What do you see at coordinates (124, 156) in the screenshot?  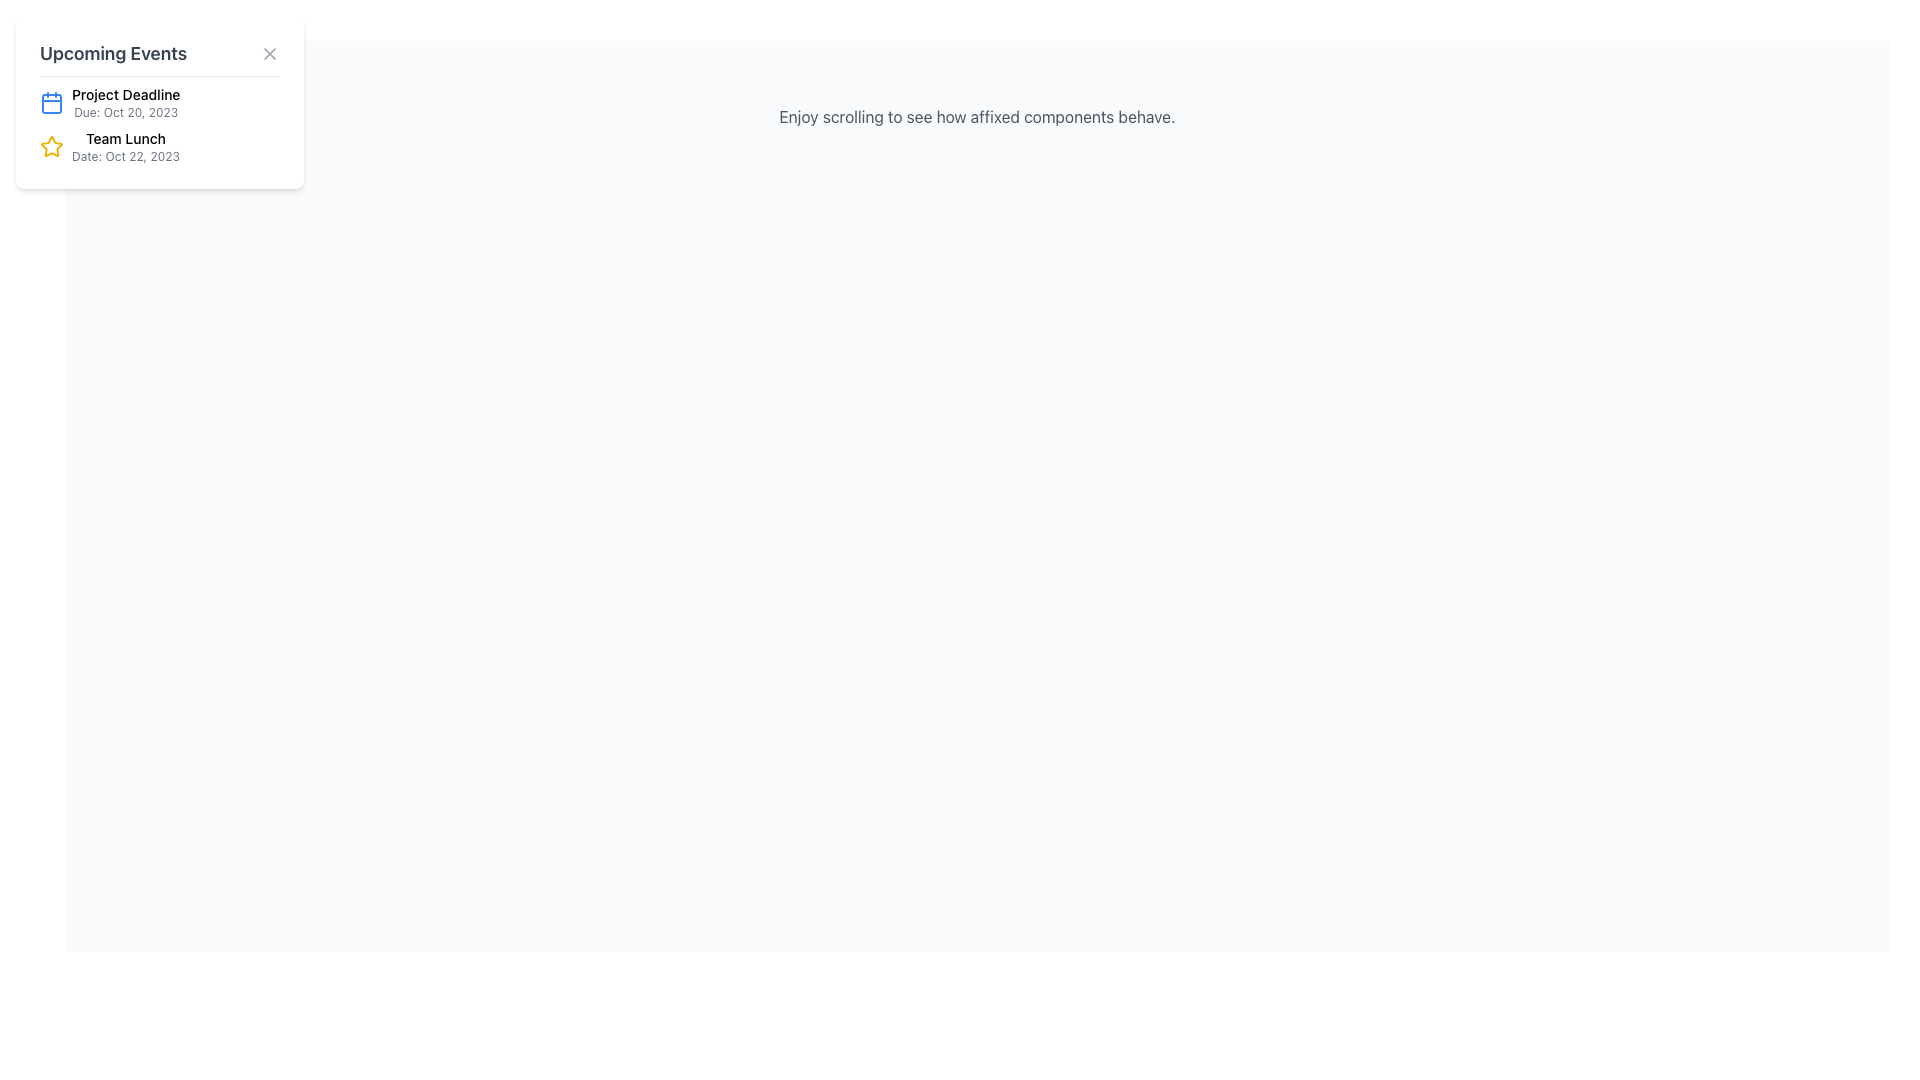 I see `the static text indicating the scheduled date of the 'Team Lunch' event, located below the 'Team Lunch' heading in the 'Upcoming Events' panel` at bounding box center [124, 156].